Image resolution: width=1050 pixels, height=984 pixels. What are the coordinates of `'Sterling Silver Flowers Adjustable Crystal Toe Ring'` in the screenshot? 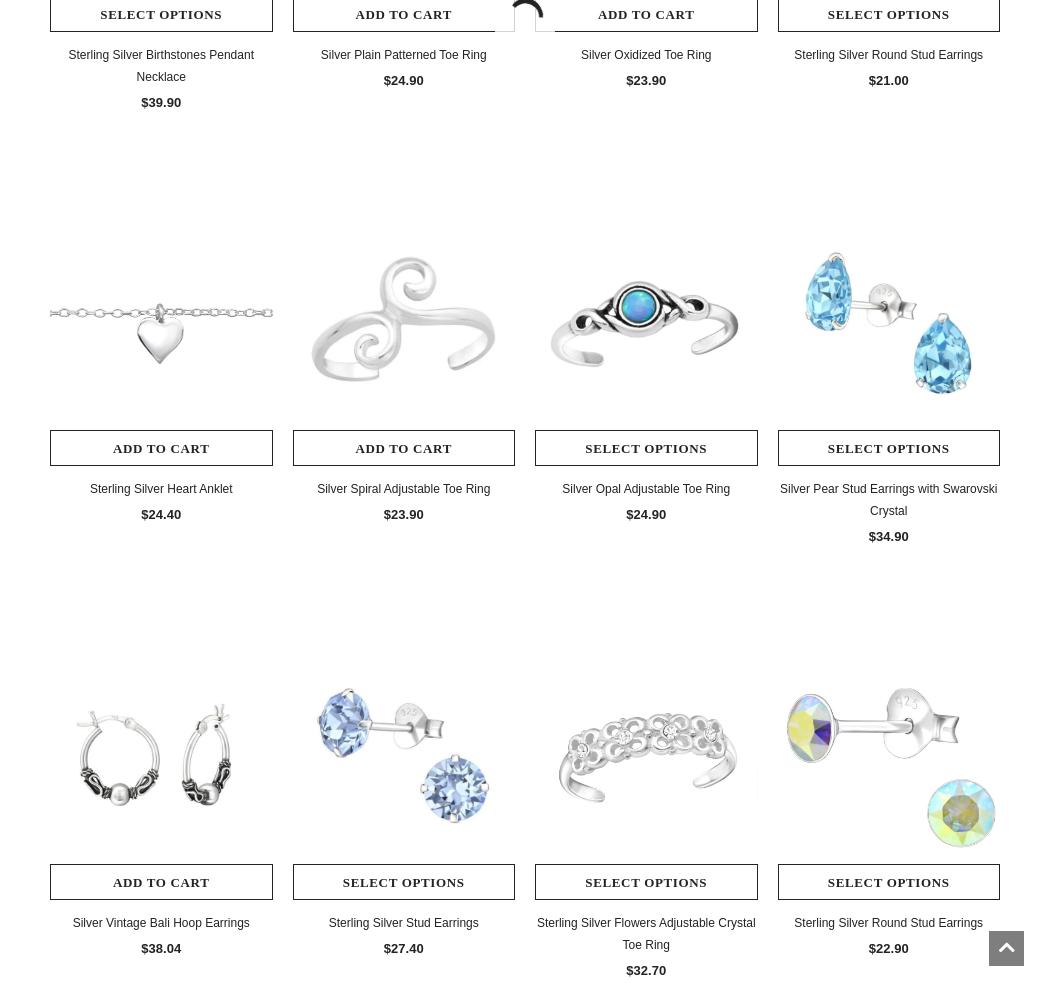 It's located at (644, 934).